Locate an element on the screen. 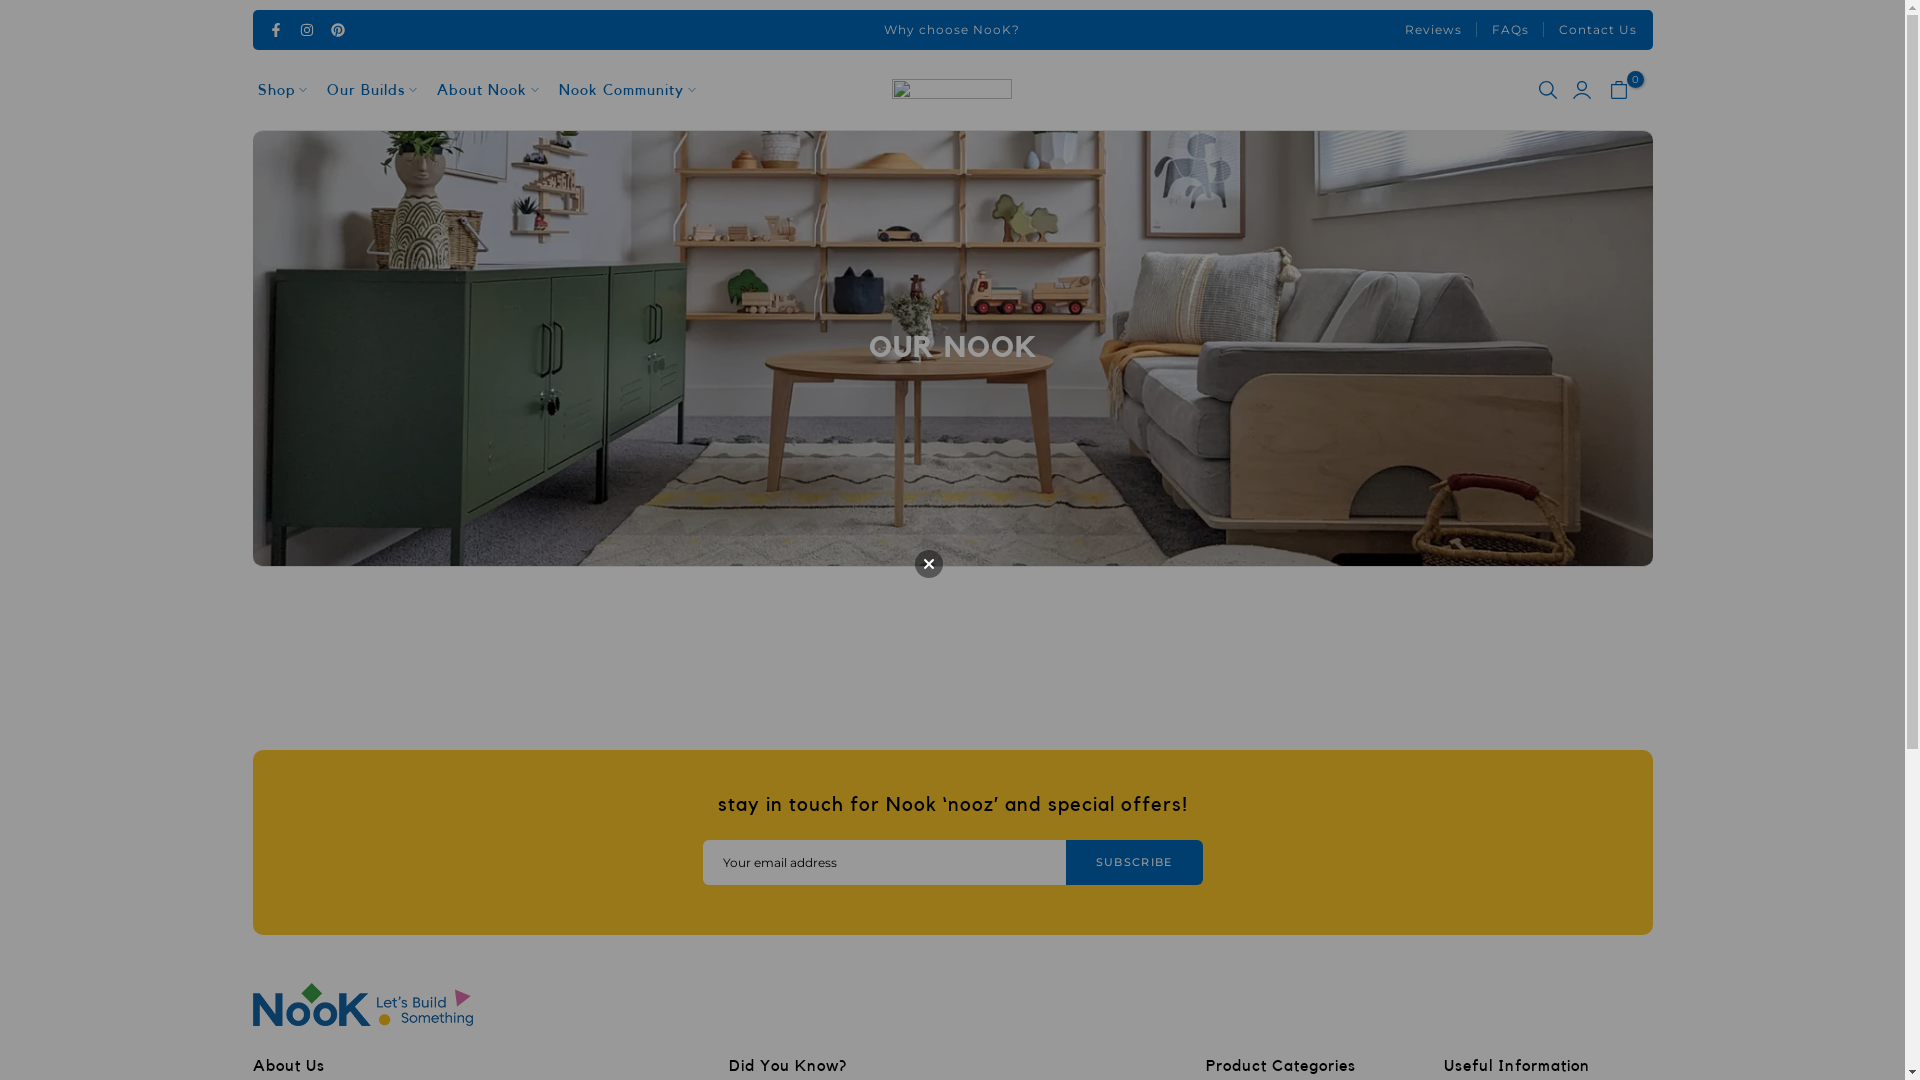 The image size is (1920, 1080). 'Reviews' is located at coordinates (1404, 30).